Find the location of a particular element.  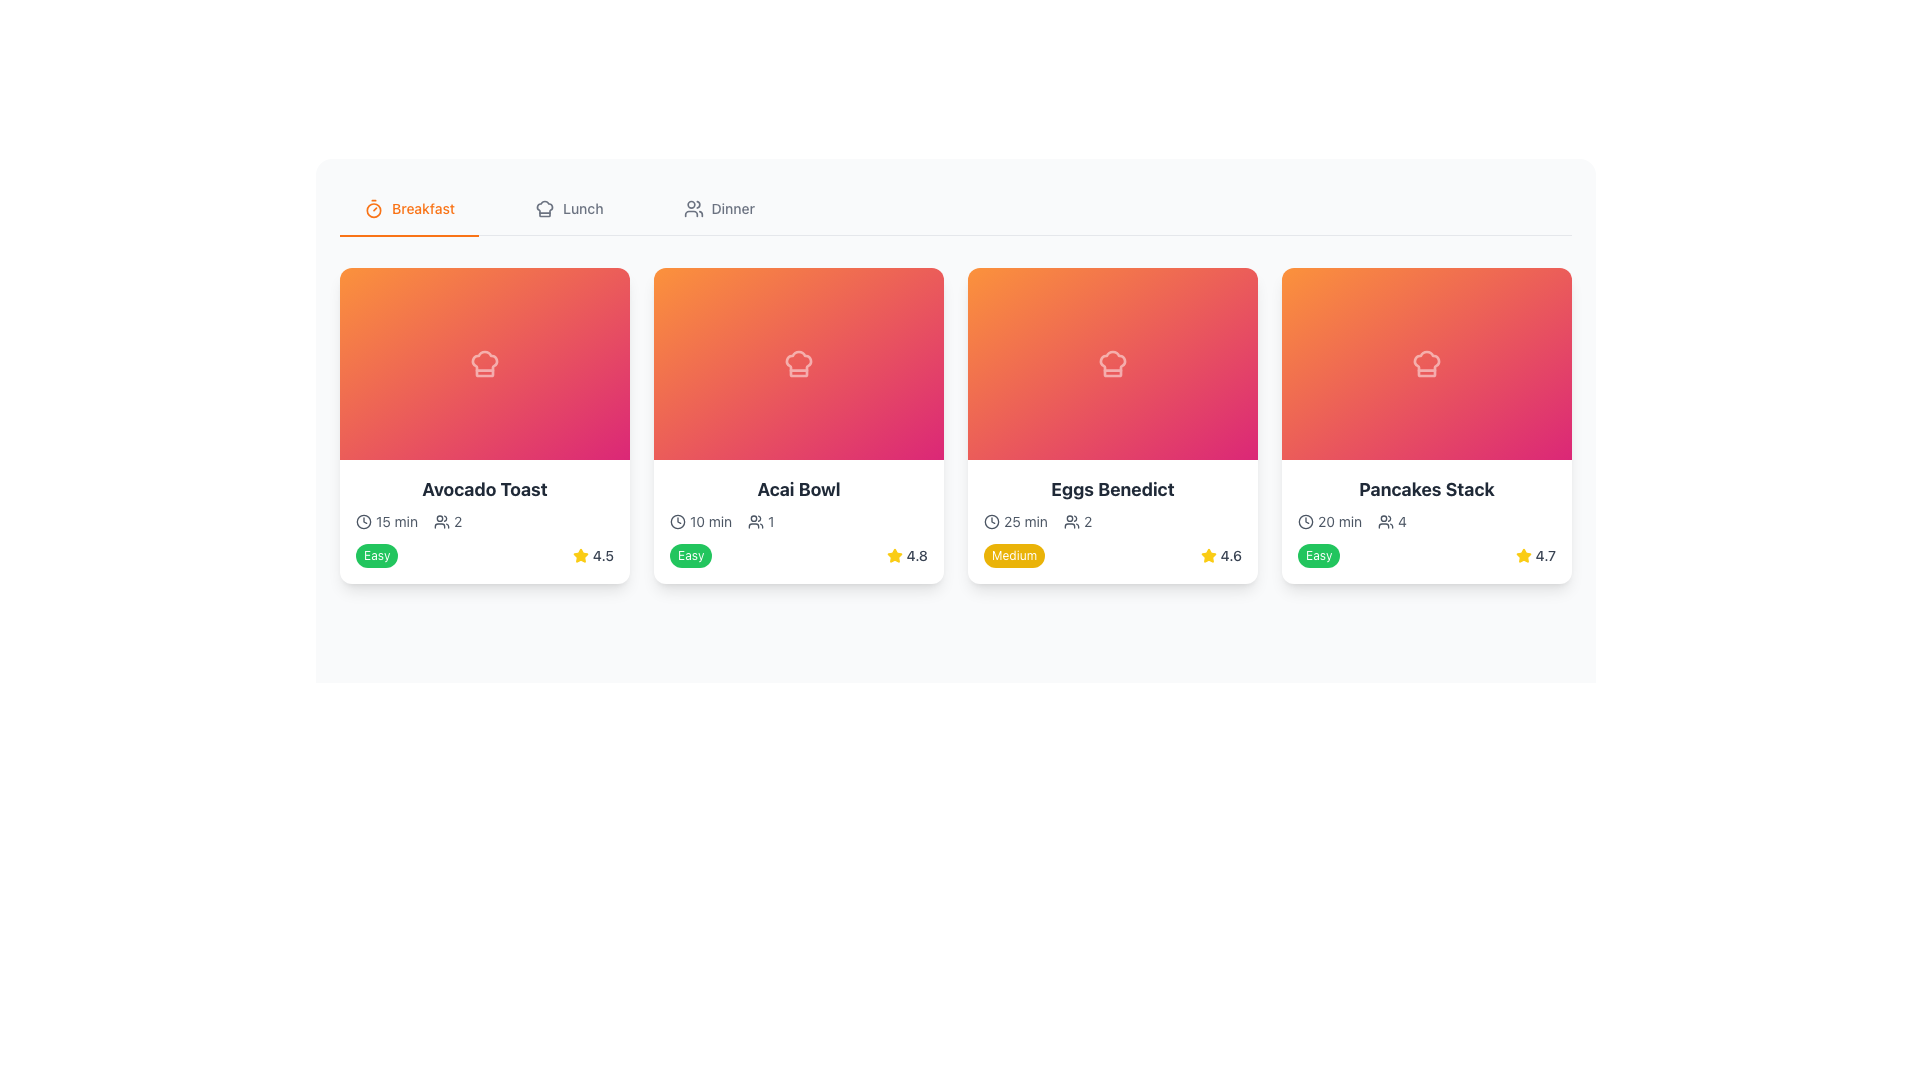

the informational card for the dish 'Acai Bowl', located in the second card of the horizontal grid, which displays details like preparation time, serving size, difficulty level, and a rating of '4.8' is located at coordinates (797, 520).